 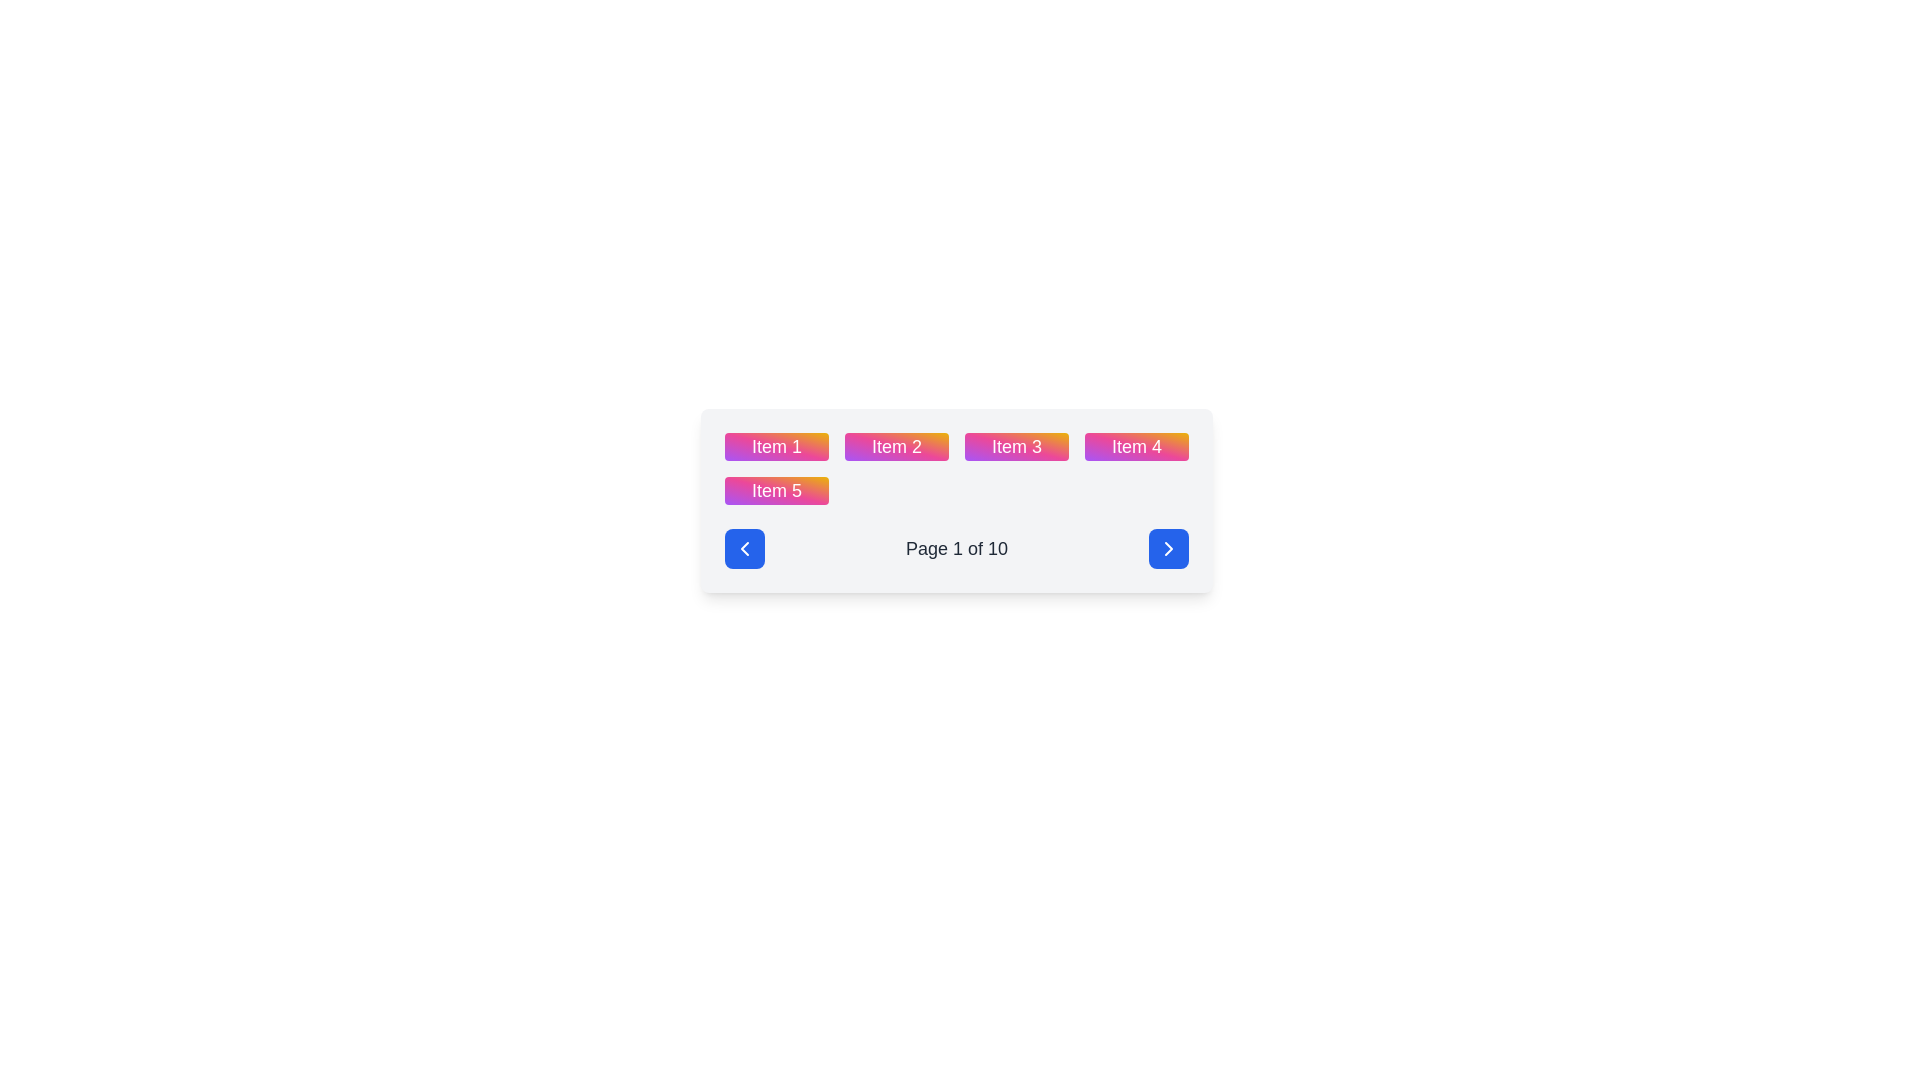 What do you see at coordinates (1137, 446) in the screenshot?
I see `the fourth item` at bounding box center [1137, 446].